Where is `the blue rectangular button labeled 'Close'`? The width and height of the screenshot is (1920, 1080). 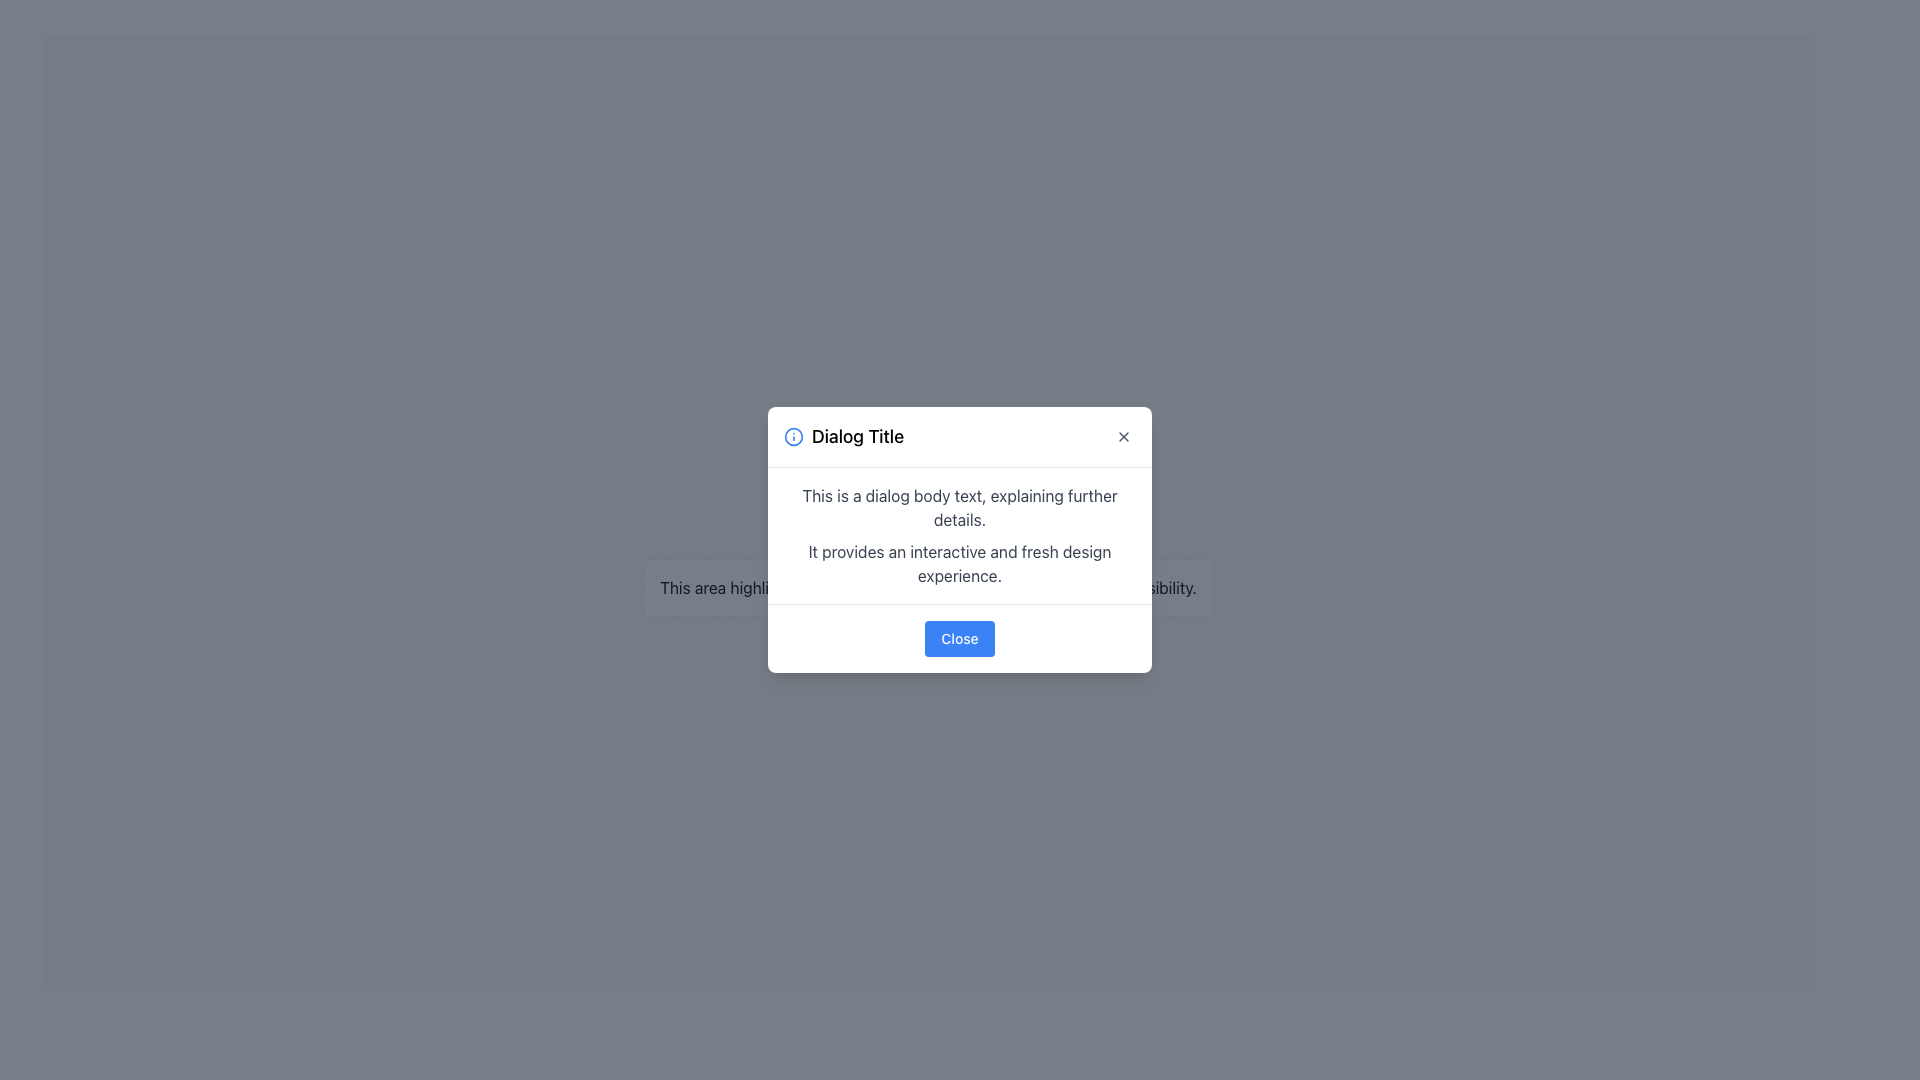
the blue rectangular button labeled 'Close' is located at coordinates (960, 637).